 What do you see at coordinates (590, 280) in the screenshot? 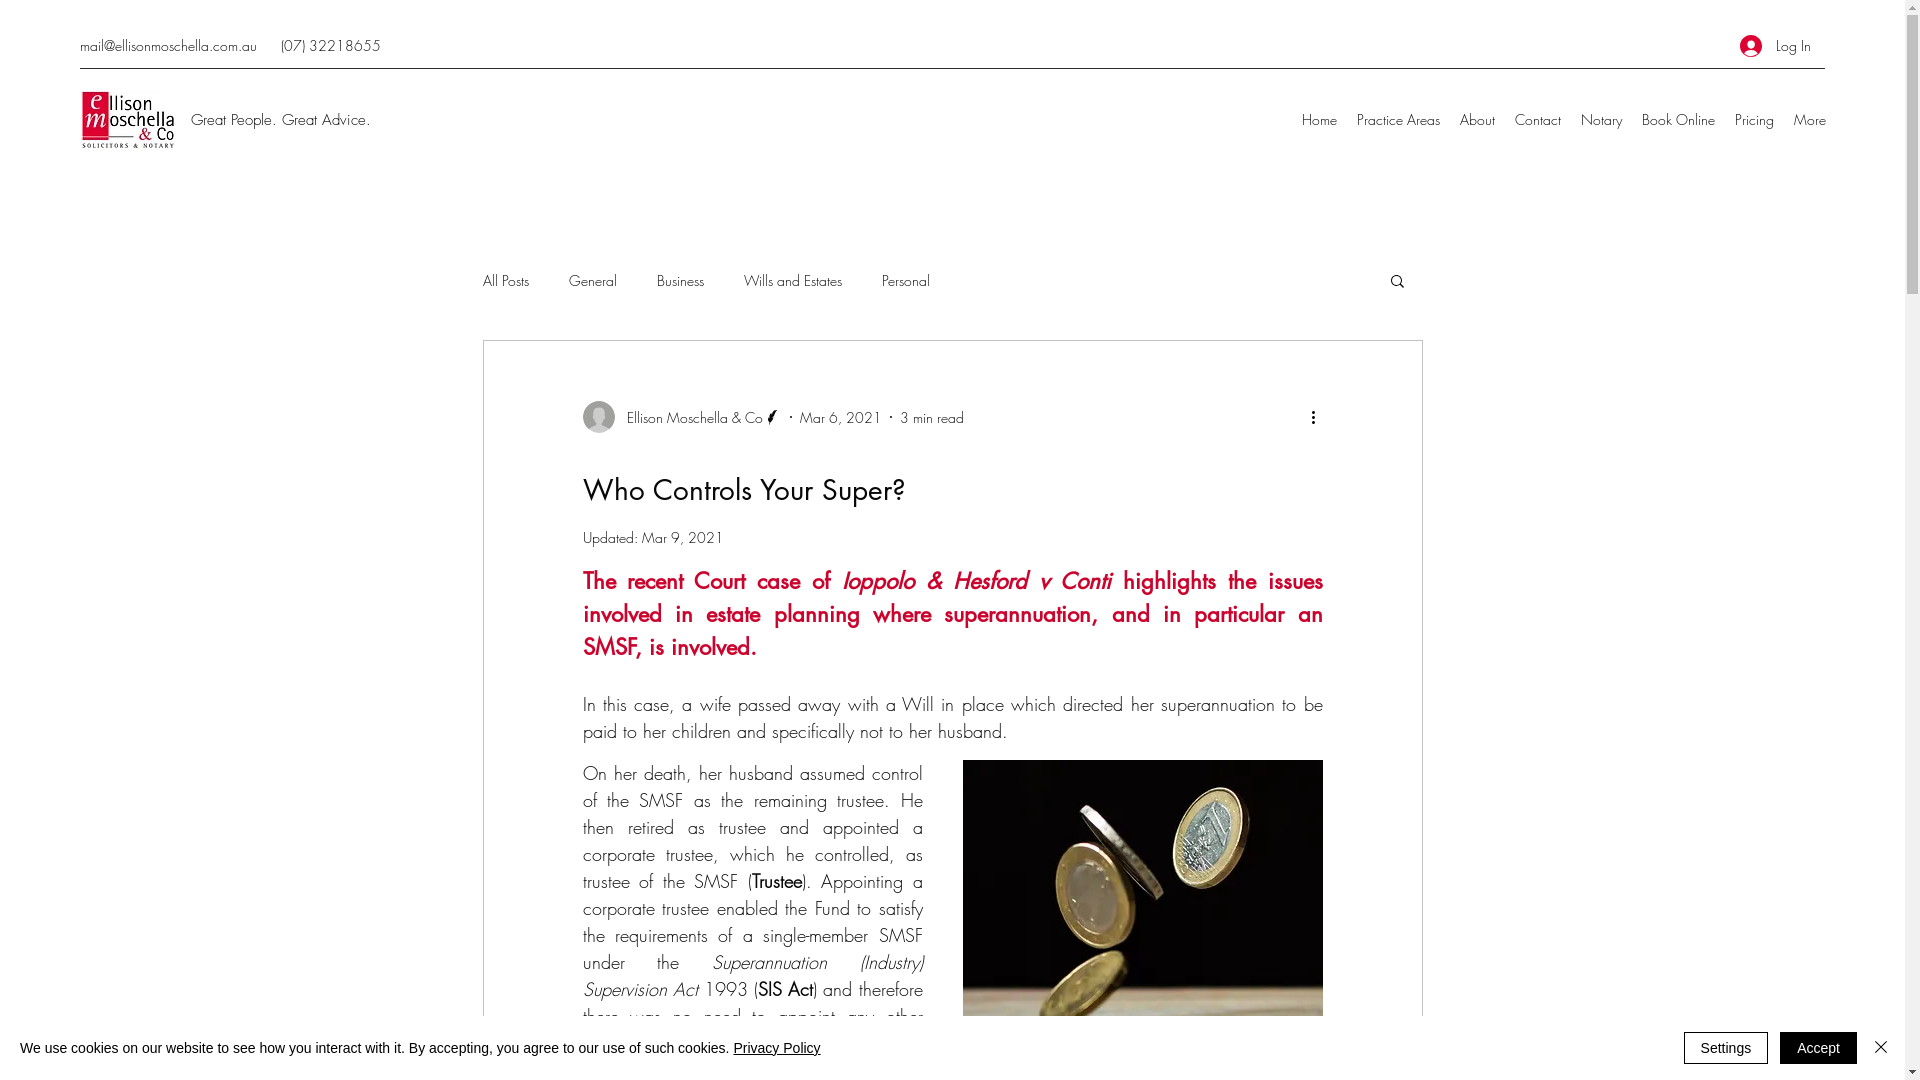
I see `'General'` at bounding box center [590, 280].